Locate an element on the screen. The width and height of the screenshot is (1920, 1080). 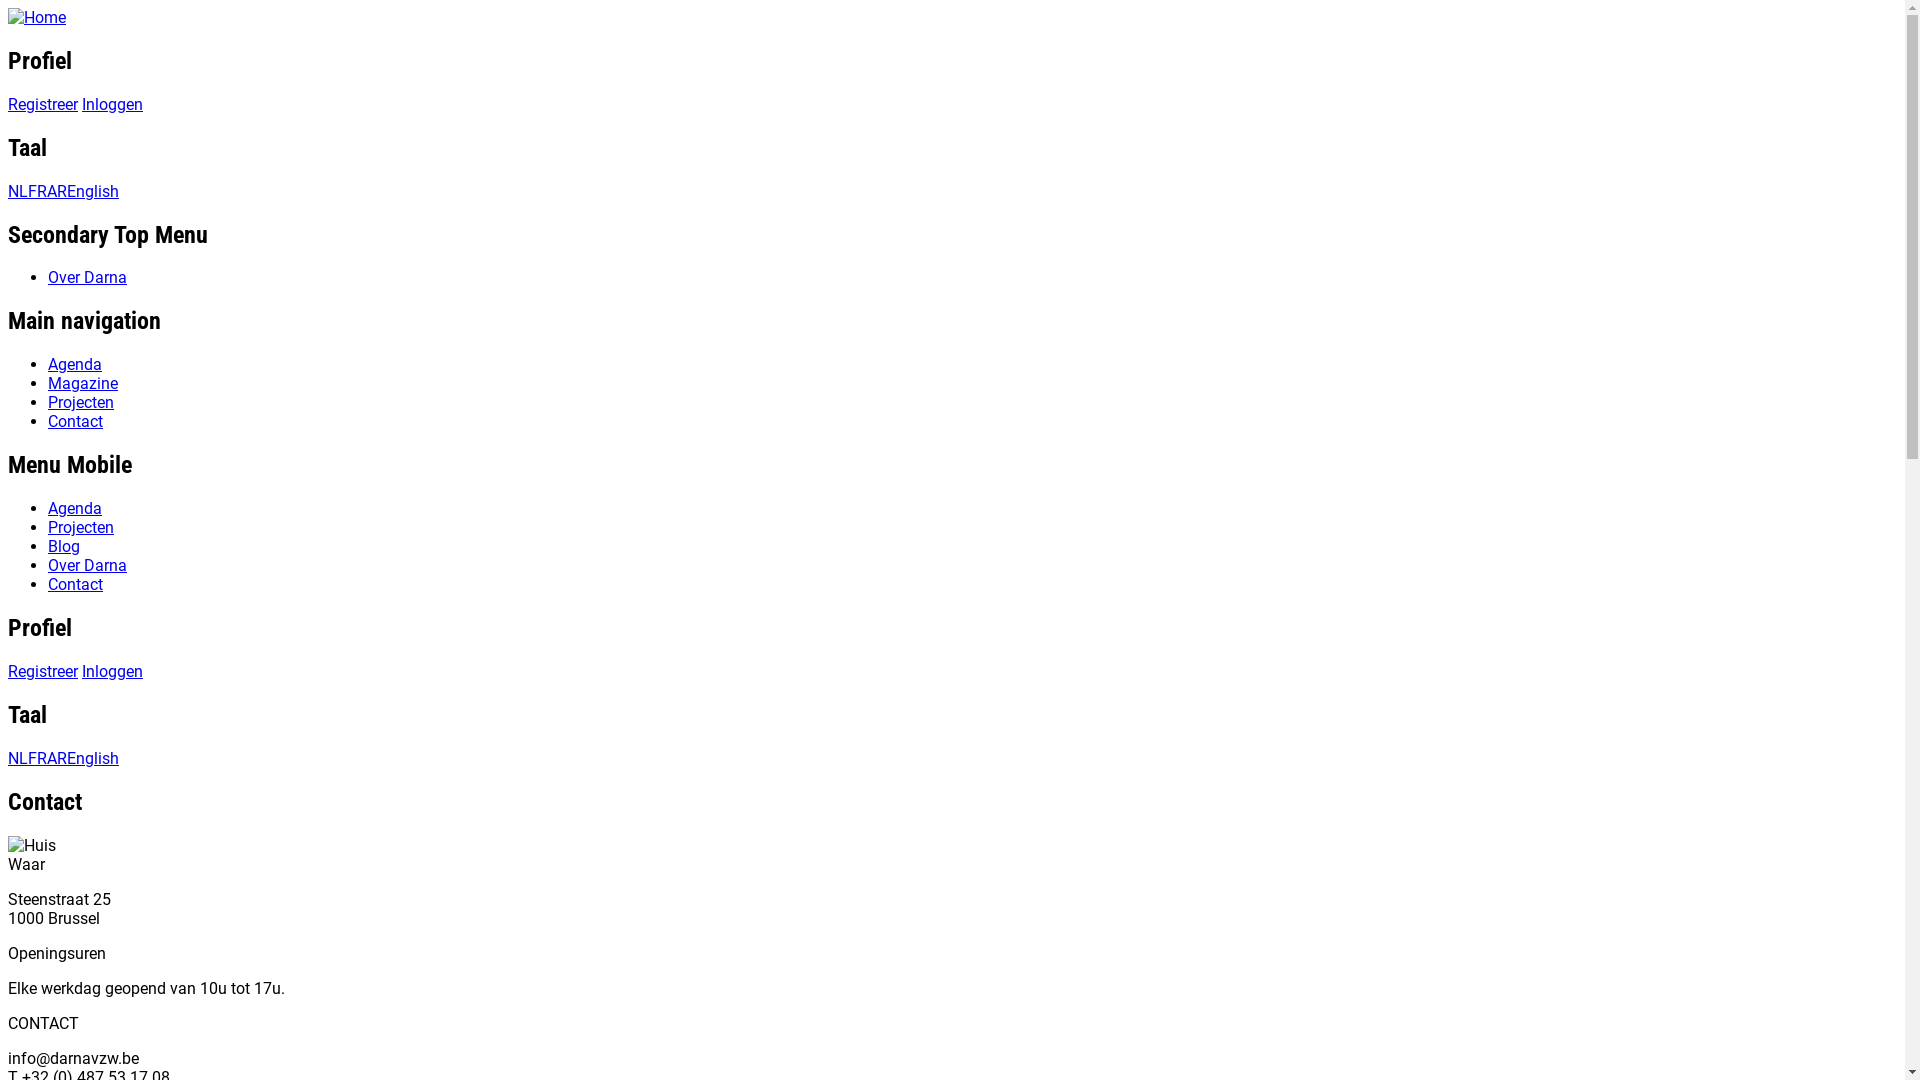
'English' is located at coordinates (91, 191).